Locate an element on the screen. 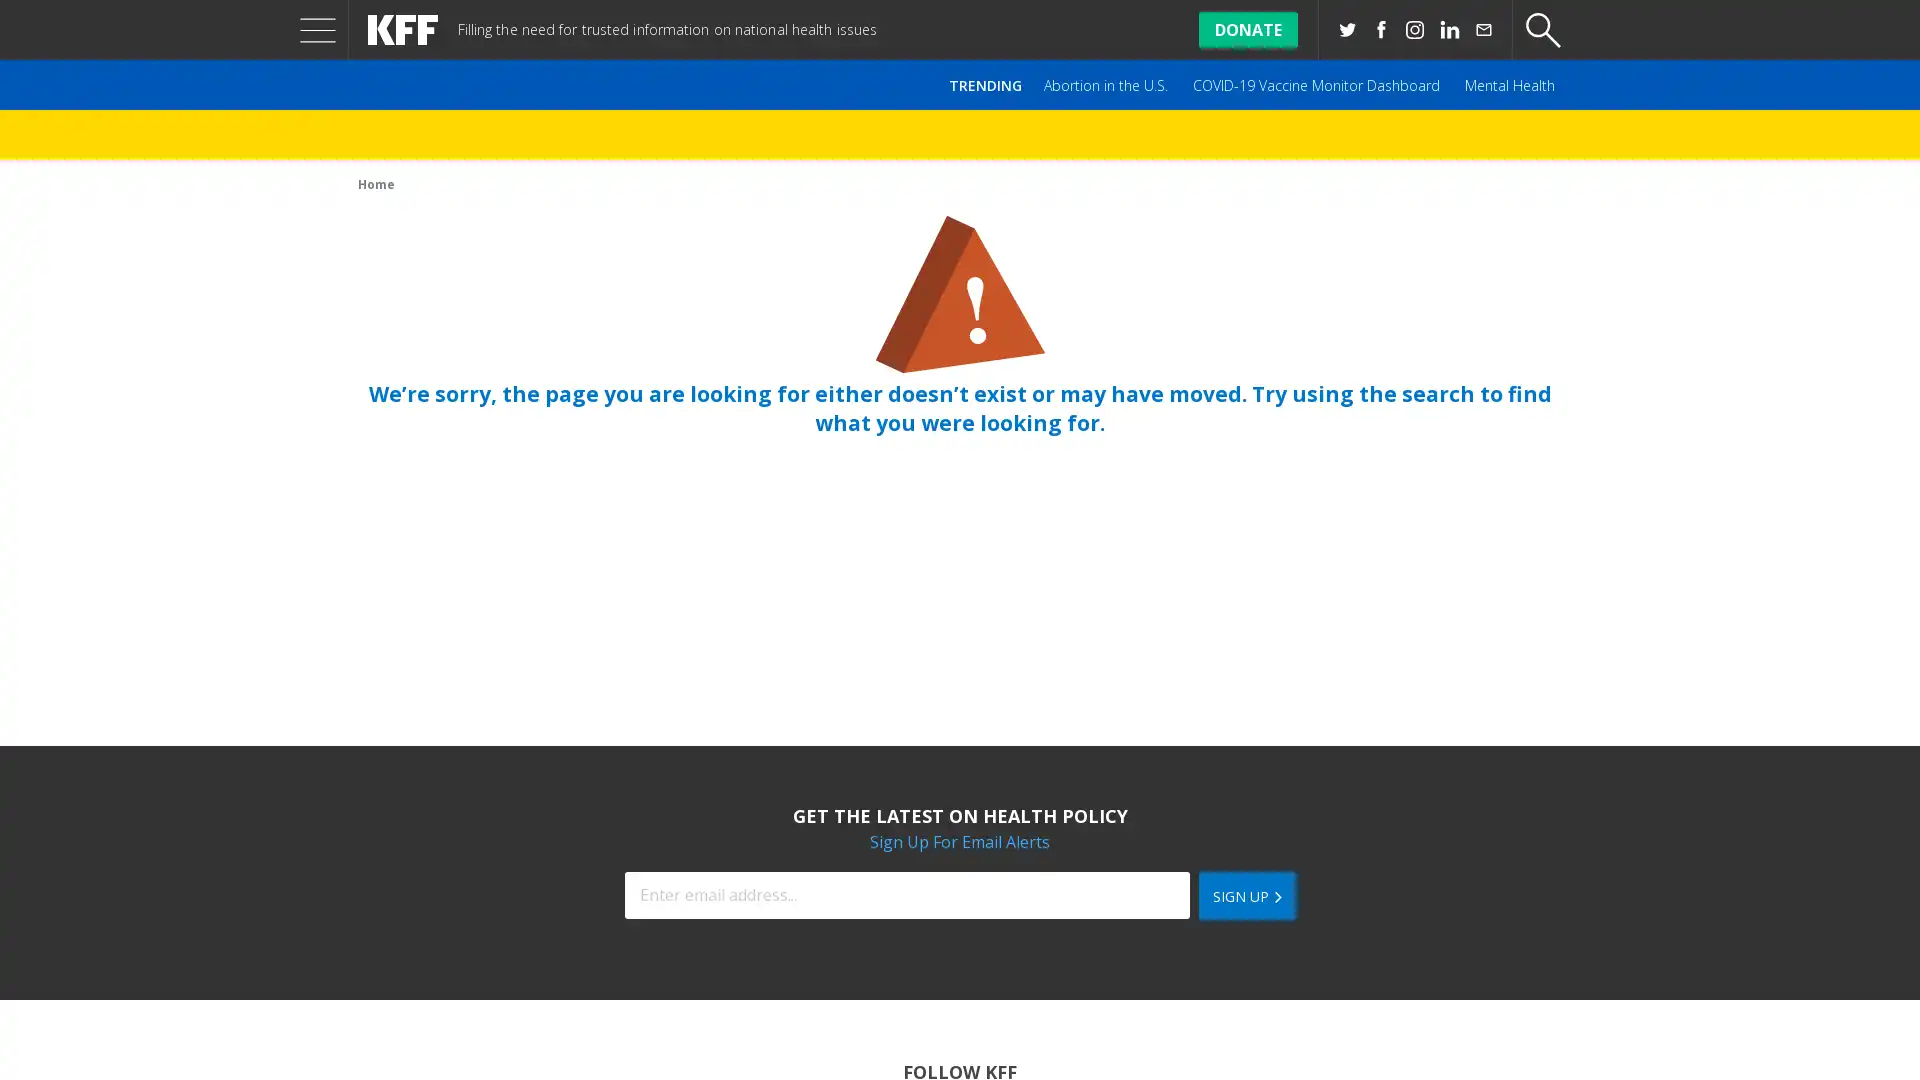  SIGN UP is located at coordinates (1245, 894).